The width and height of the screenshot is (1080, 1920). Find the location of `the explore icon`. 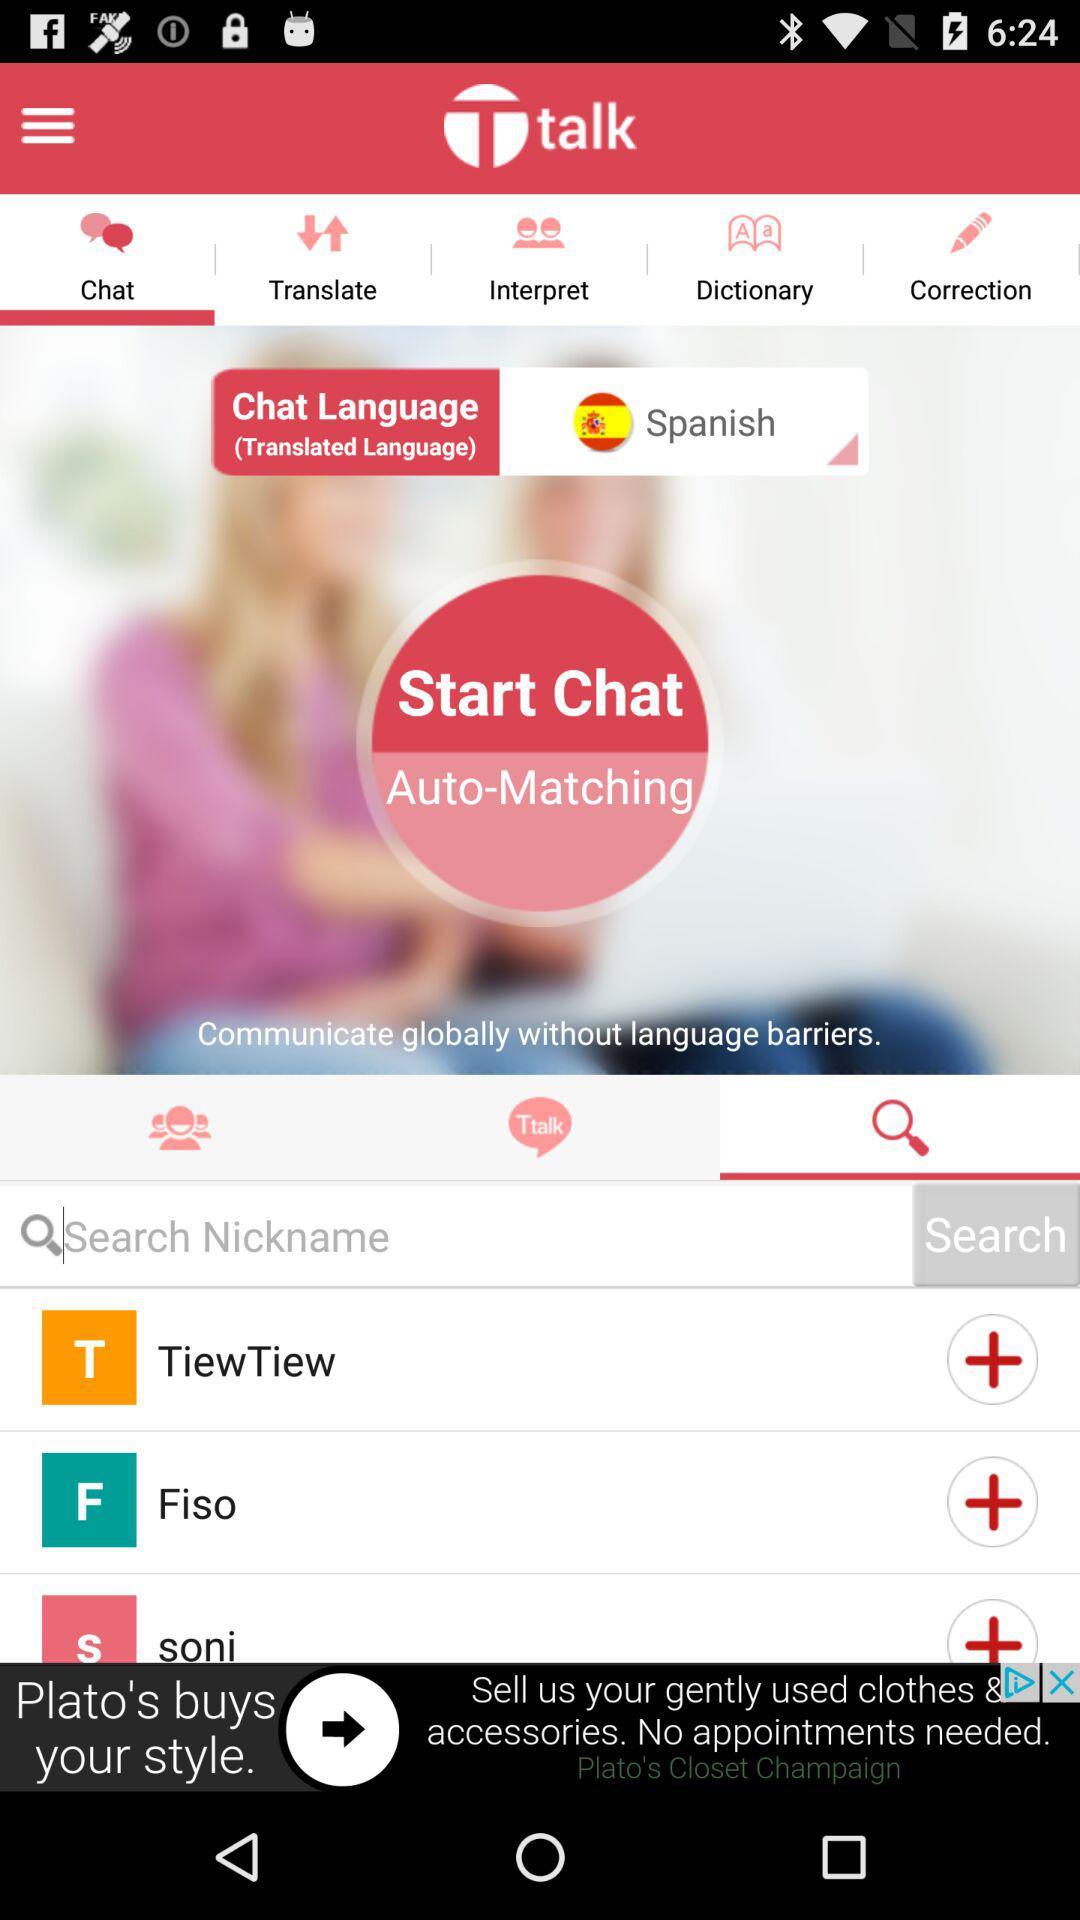

the explore icon is located at coordinates (540, 1205).